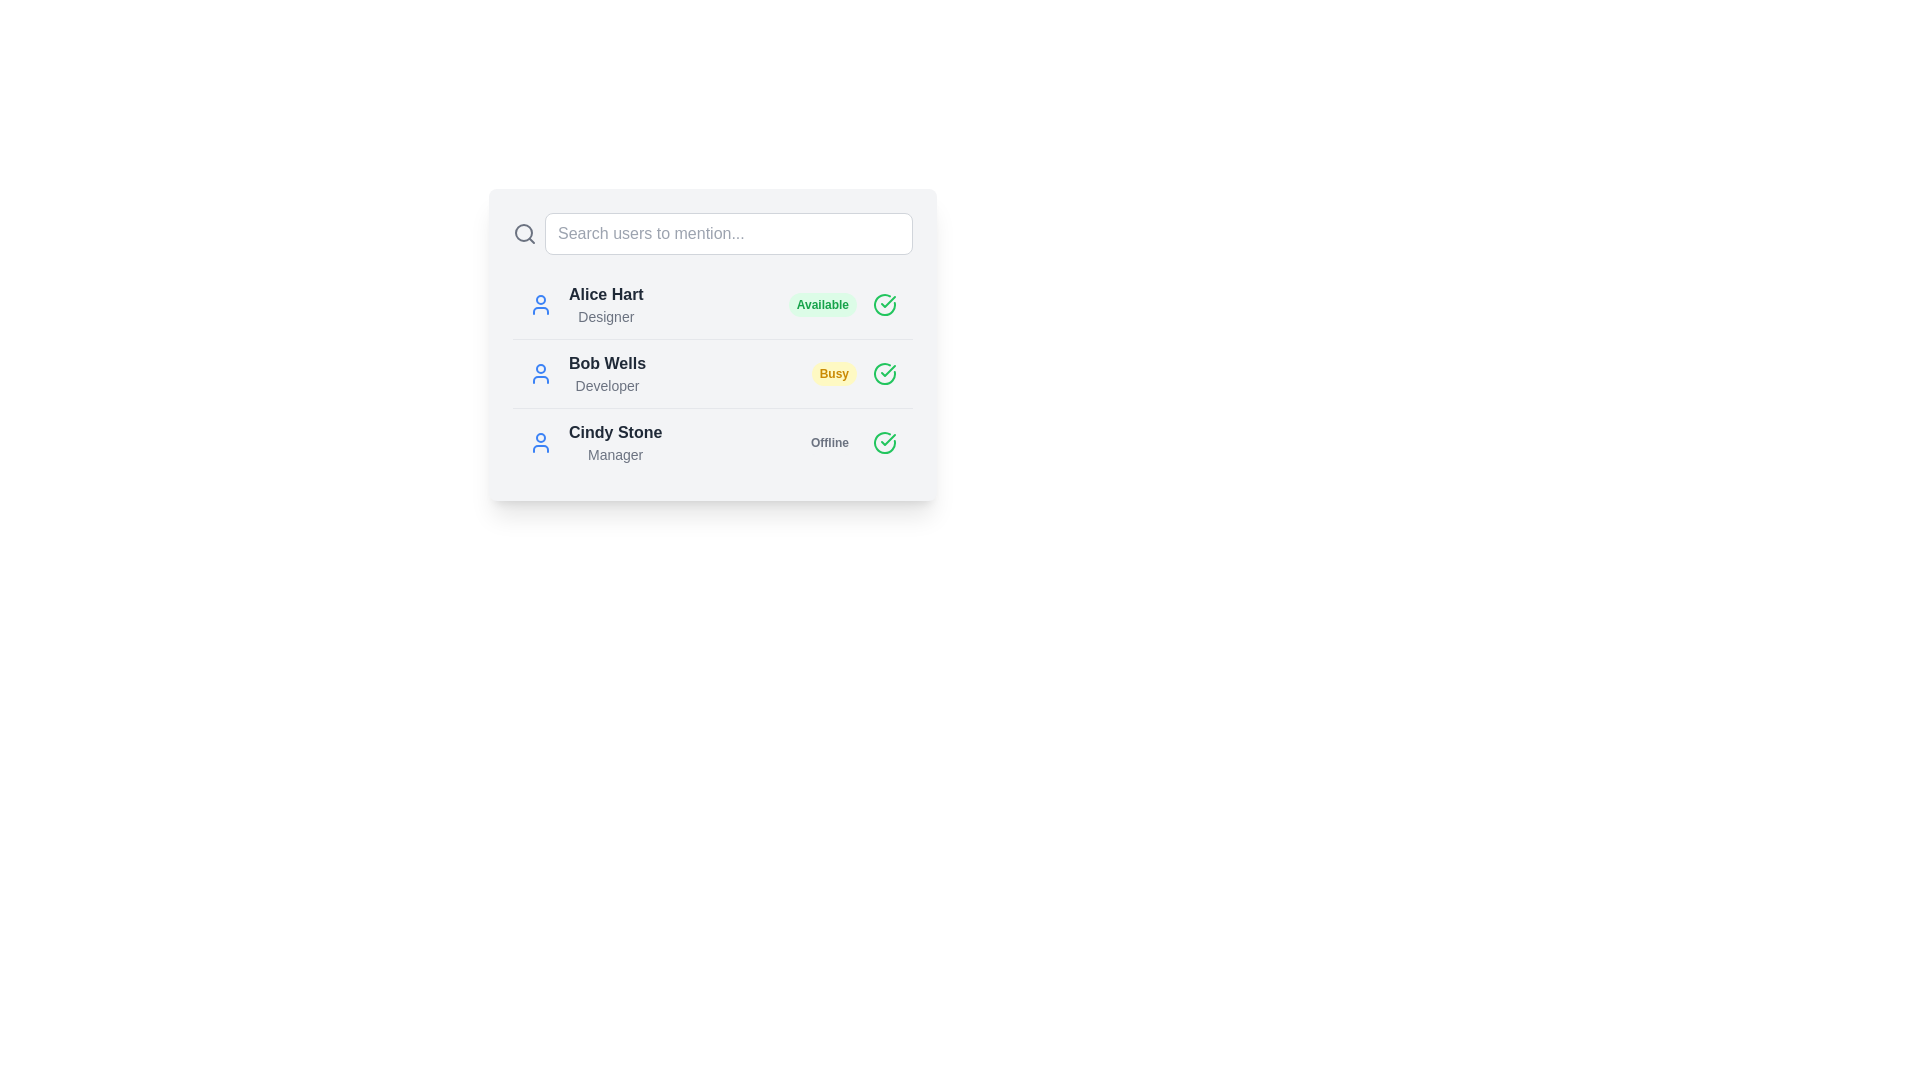 The width and height of the screenshot is (1920, 1080). What do you see at coordinates (605, 294) in the screenshot?
I see `the text heading displaying 'Alice Hart', which is bold and dark-colored, located at the top of the user profile card` at bounding box center [605, 294].